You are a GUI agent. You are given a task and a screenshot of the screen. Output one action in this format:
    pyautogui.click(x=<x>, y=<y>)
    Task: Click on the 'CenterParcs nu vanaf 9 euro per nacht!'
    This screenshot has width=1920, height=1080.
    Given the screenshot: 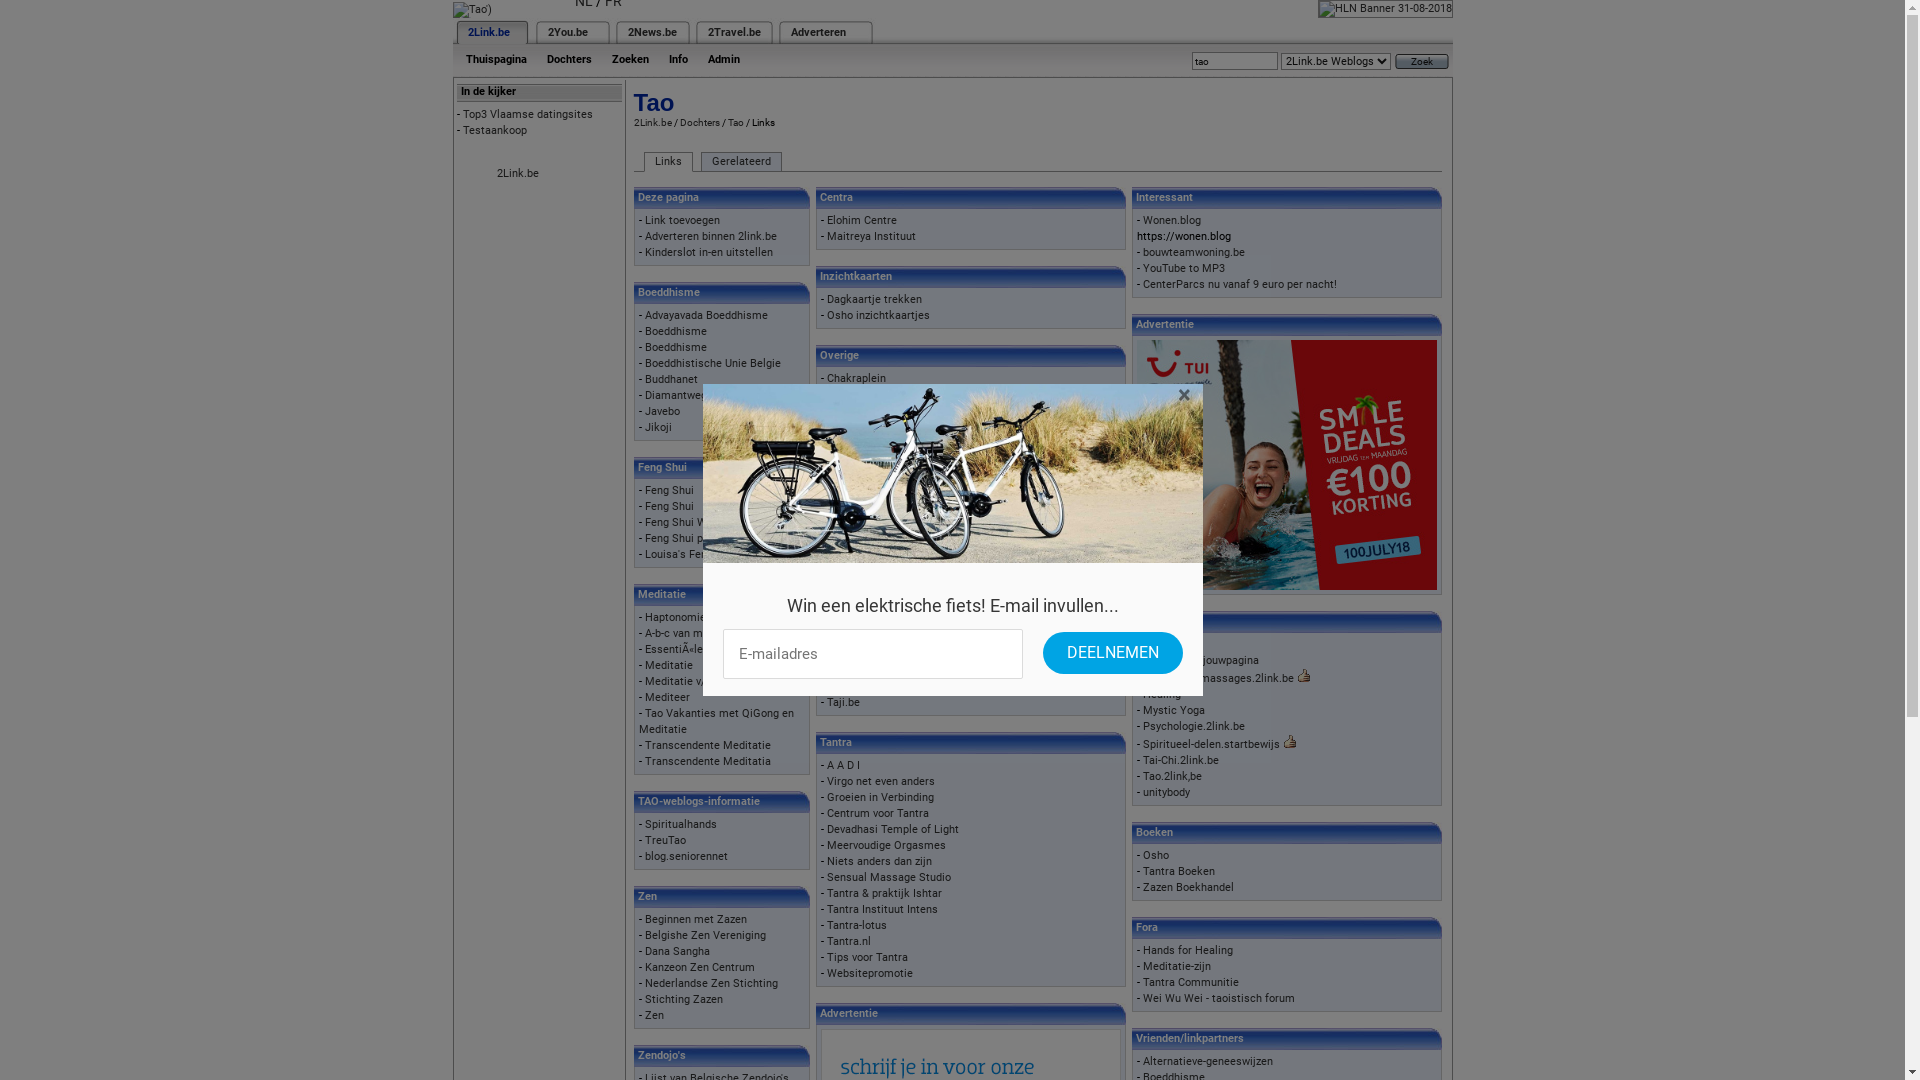 What is the action you would take?
    pyautogui.click(x=1237, y=284)
    